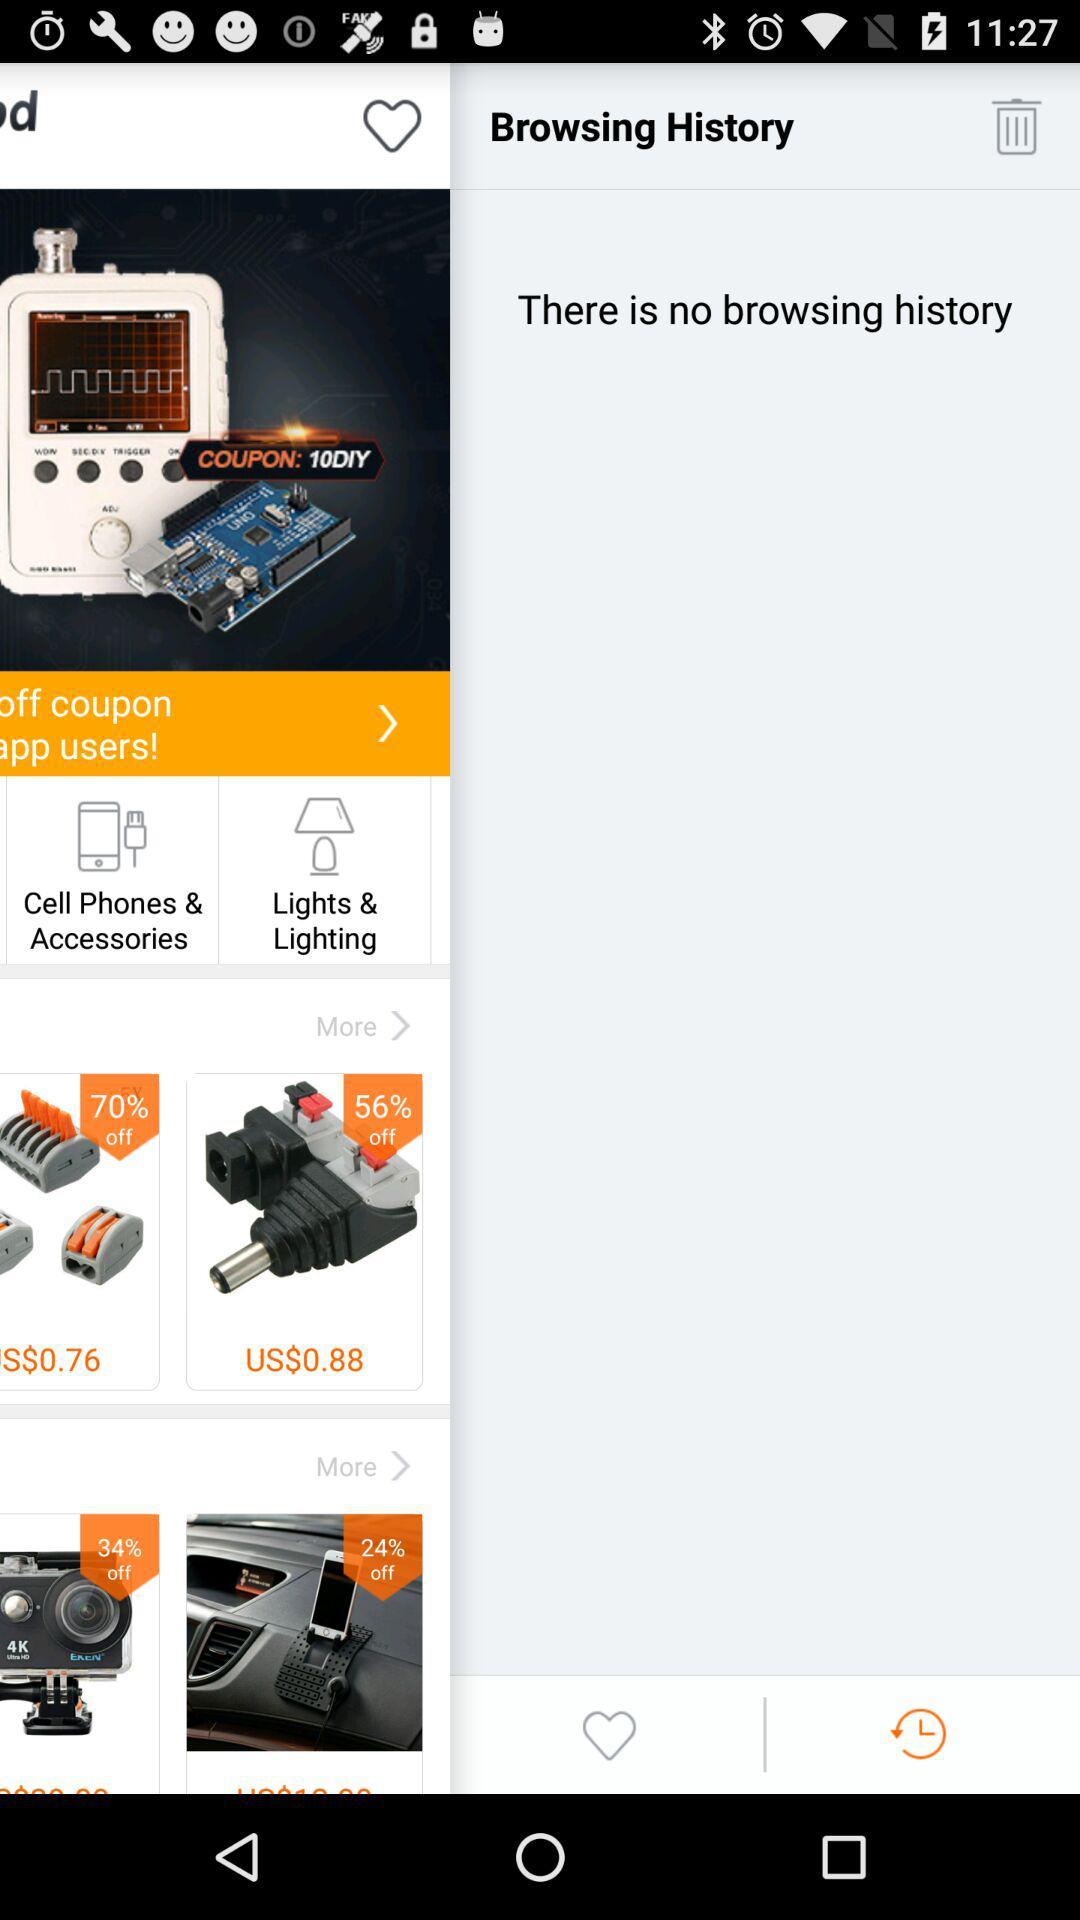 Image resolution: width=1080 pixels, height=1920 pixels. What do you see at coordinates (392, 124) in the screenshot?
I see `indicate that you like the page` at bounding box center [392, 124].